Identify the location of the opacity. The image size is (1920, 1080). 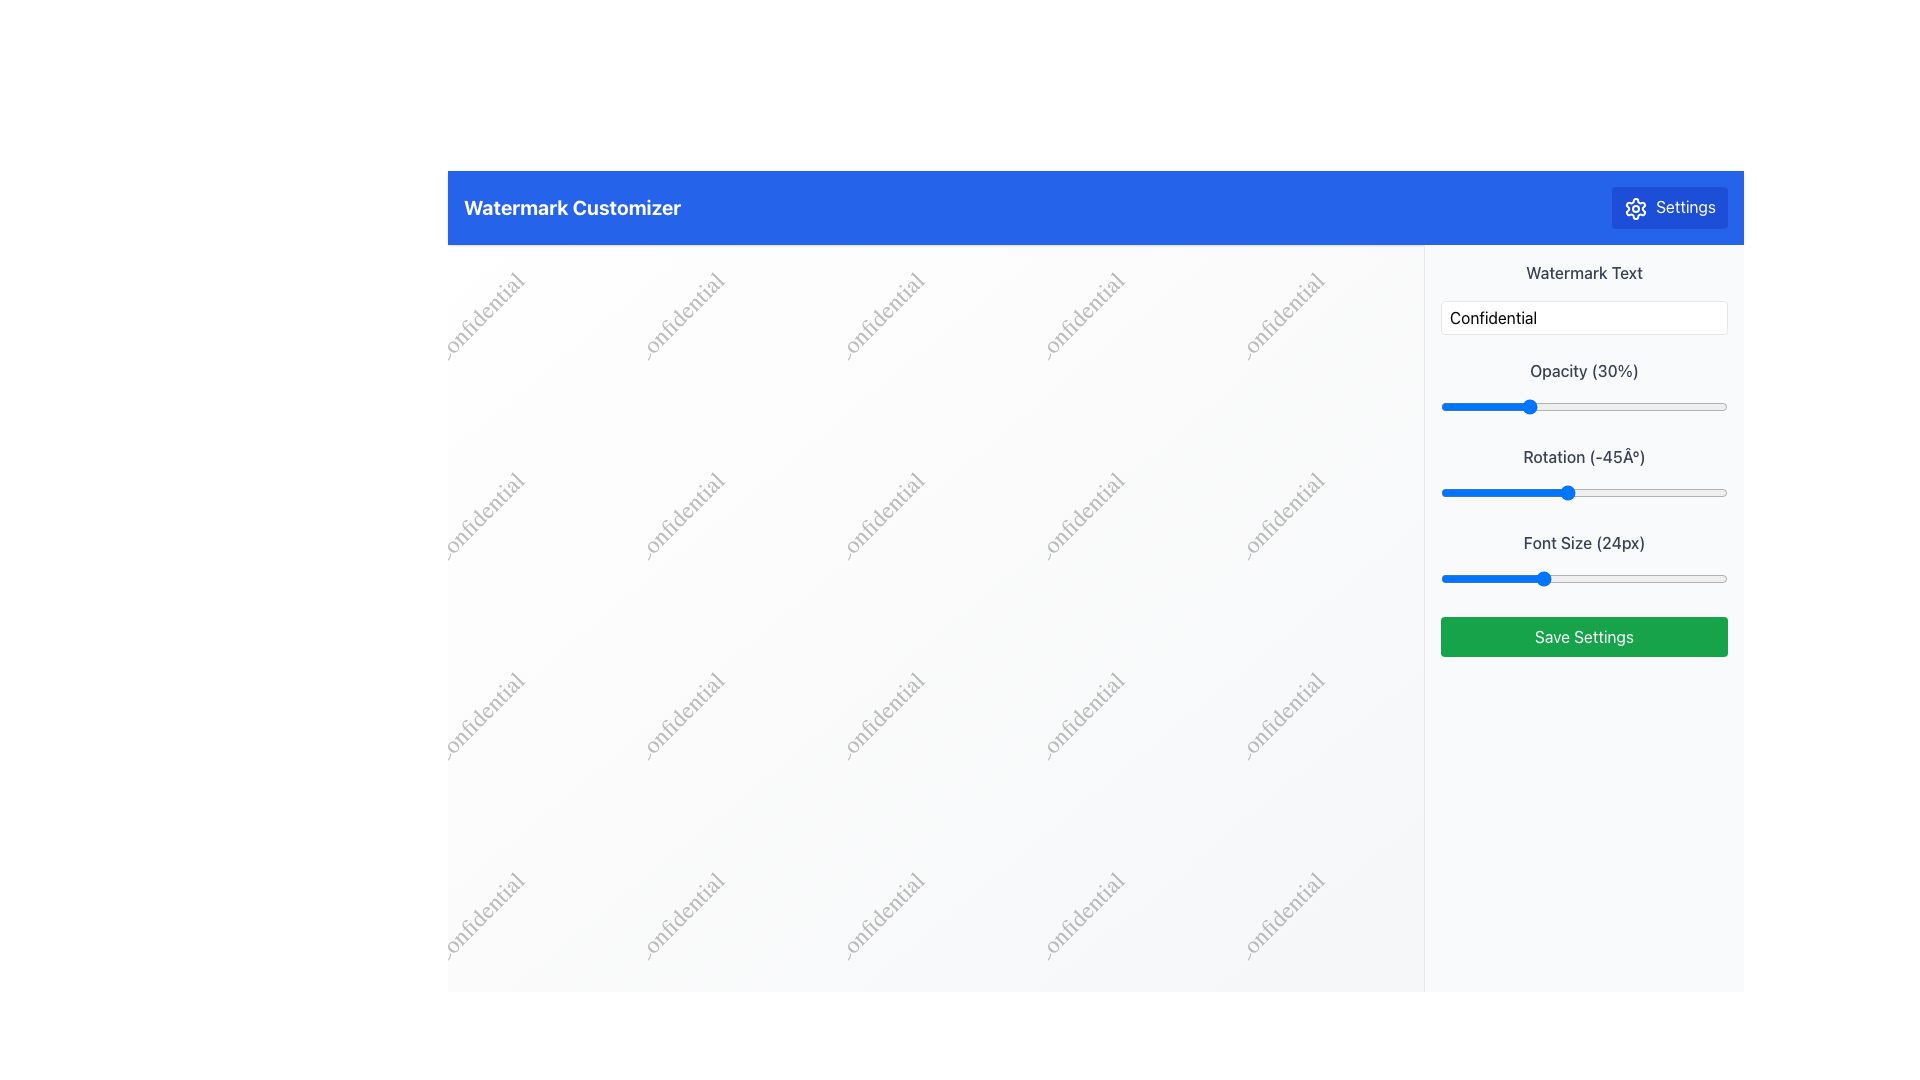
(1594, 405).